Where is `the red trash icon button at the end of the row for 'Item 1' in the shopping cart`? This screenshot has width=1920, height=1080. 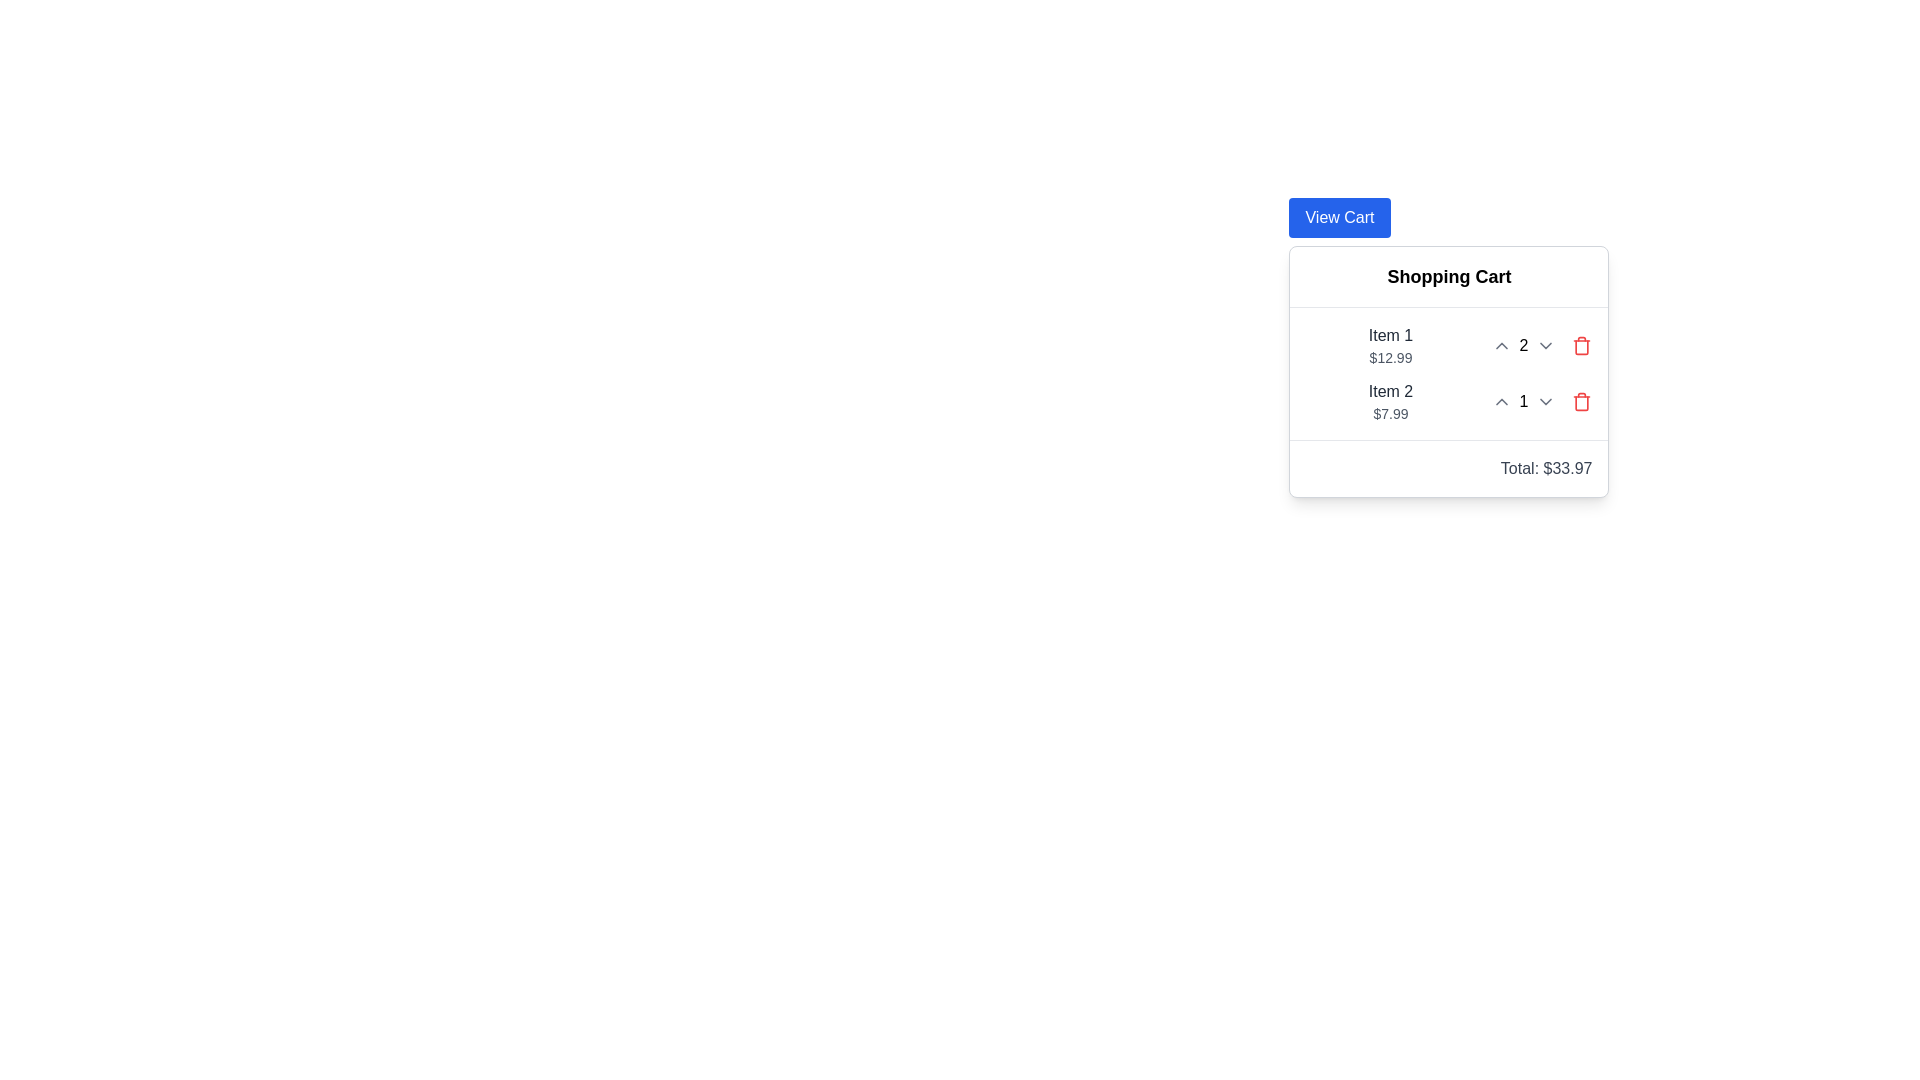 the red trash icon button at the end of the row for 'Item 1' in the shopping cart is located at coordinates (1581, 345).